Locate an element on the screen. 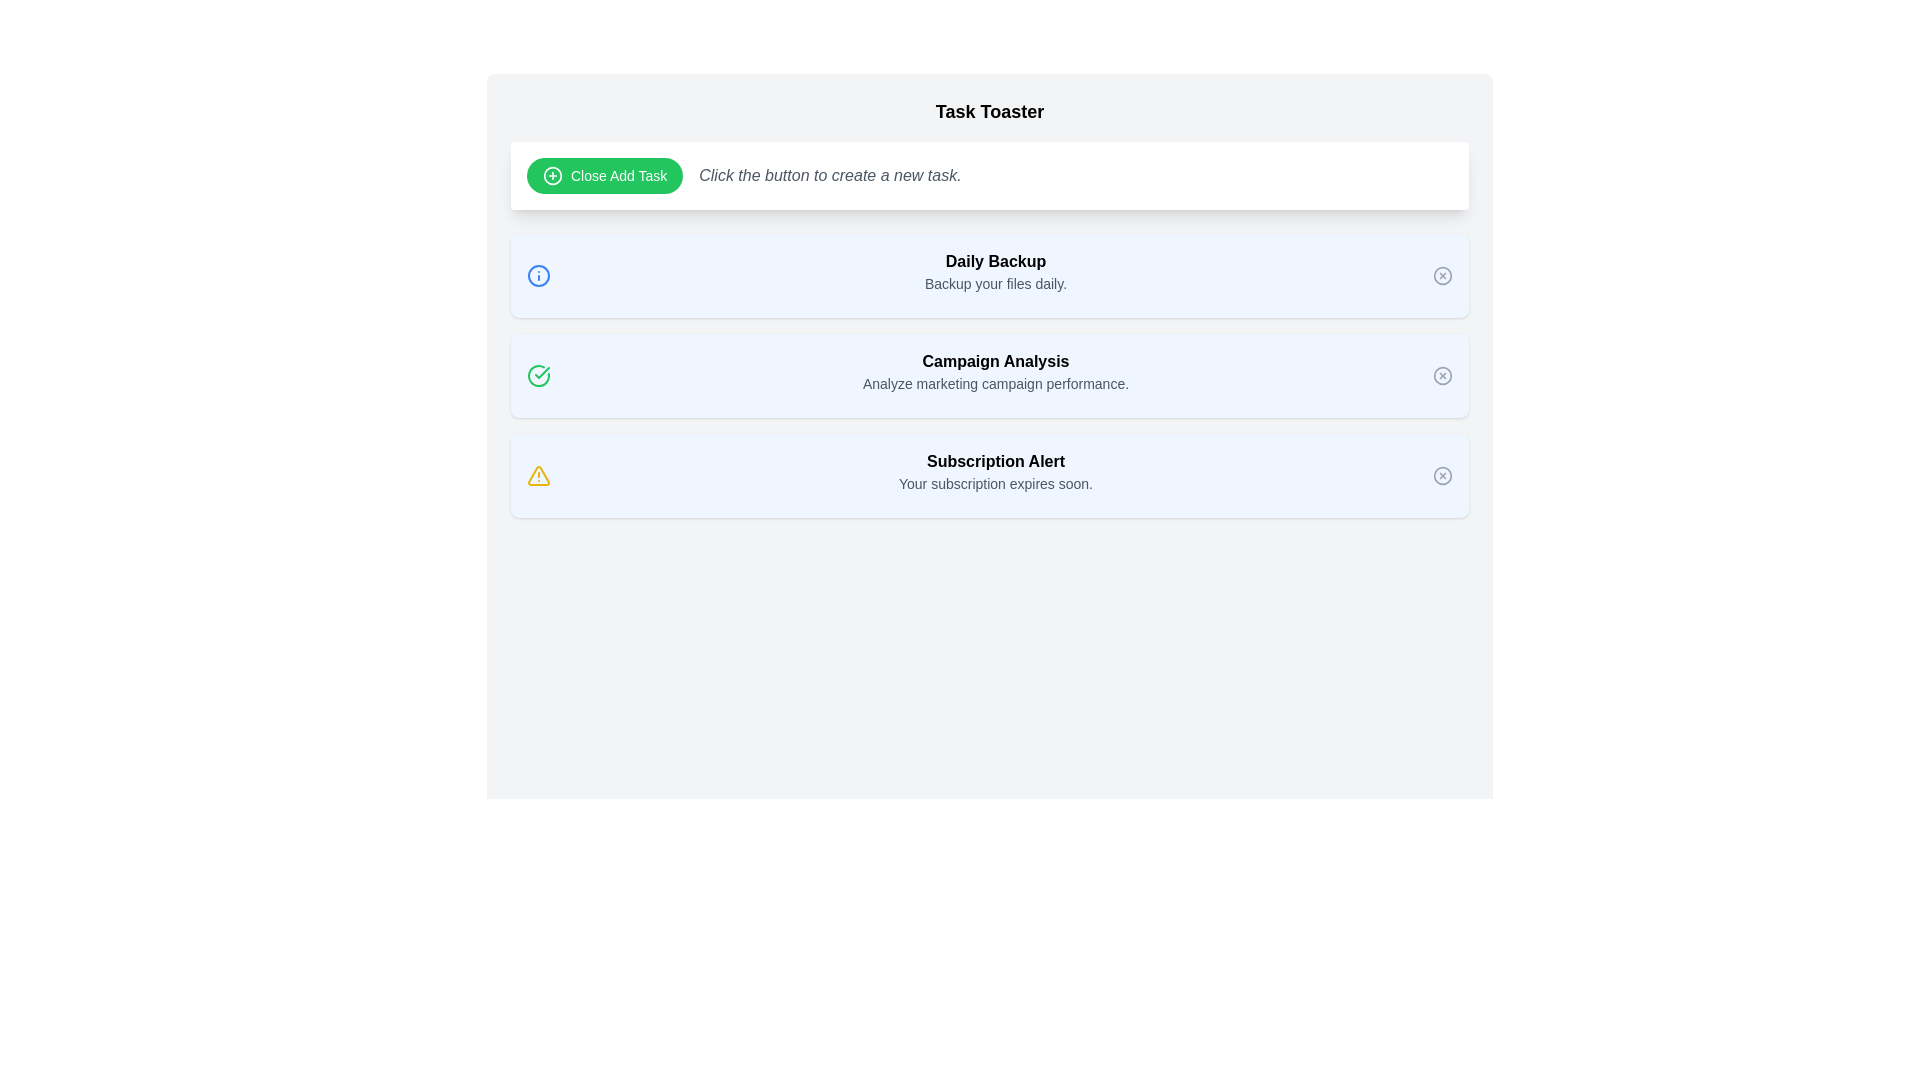 This screenshot has height=1080, width=1920. the 'Campaign Analysis' text block, which features bold and larger font for the title and smaller font for the description, from its current position is located at coordinates (996, 375).